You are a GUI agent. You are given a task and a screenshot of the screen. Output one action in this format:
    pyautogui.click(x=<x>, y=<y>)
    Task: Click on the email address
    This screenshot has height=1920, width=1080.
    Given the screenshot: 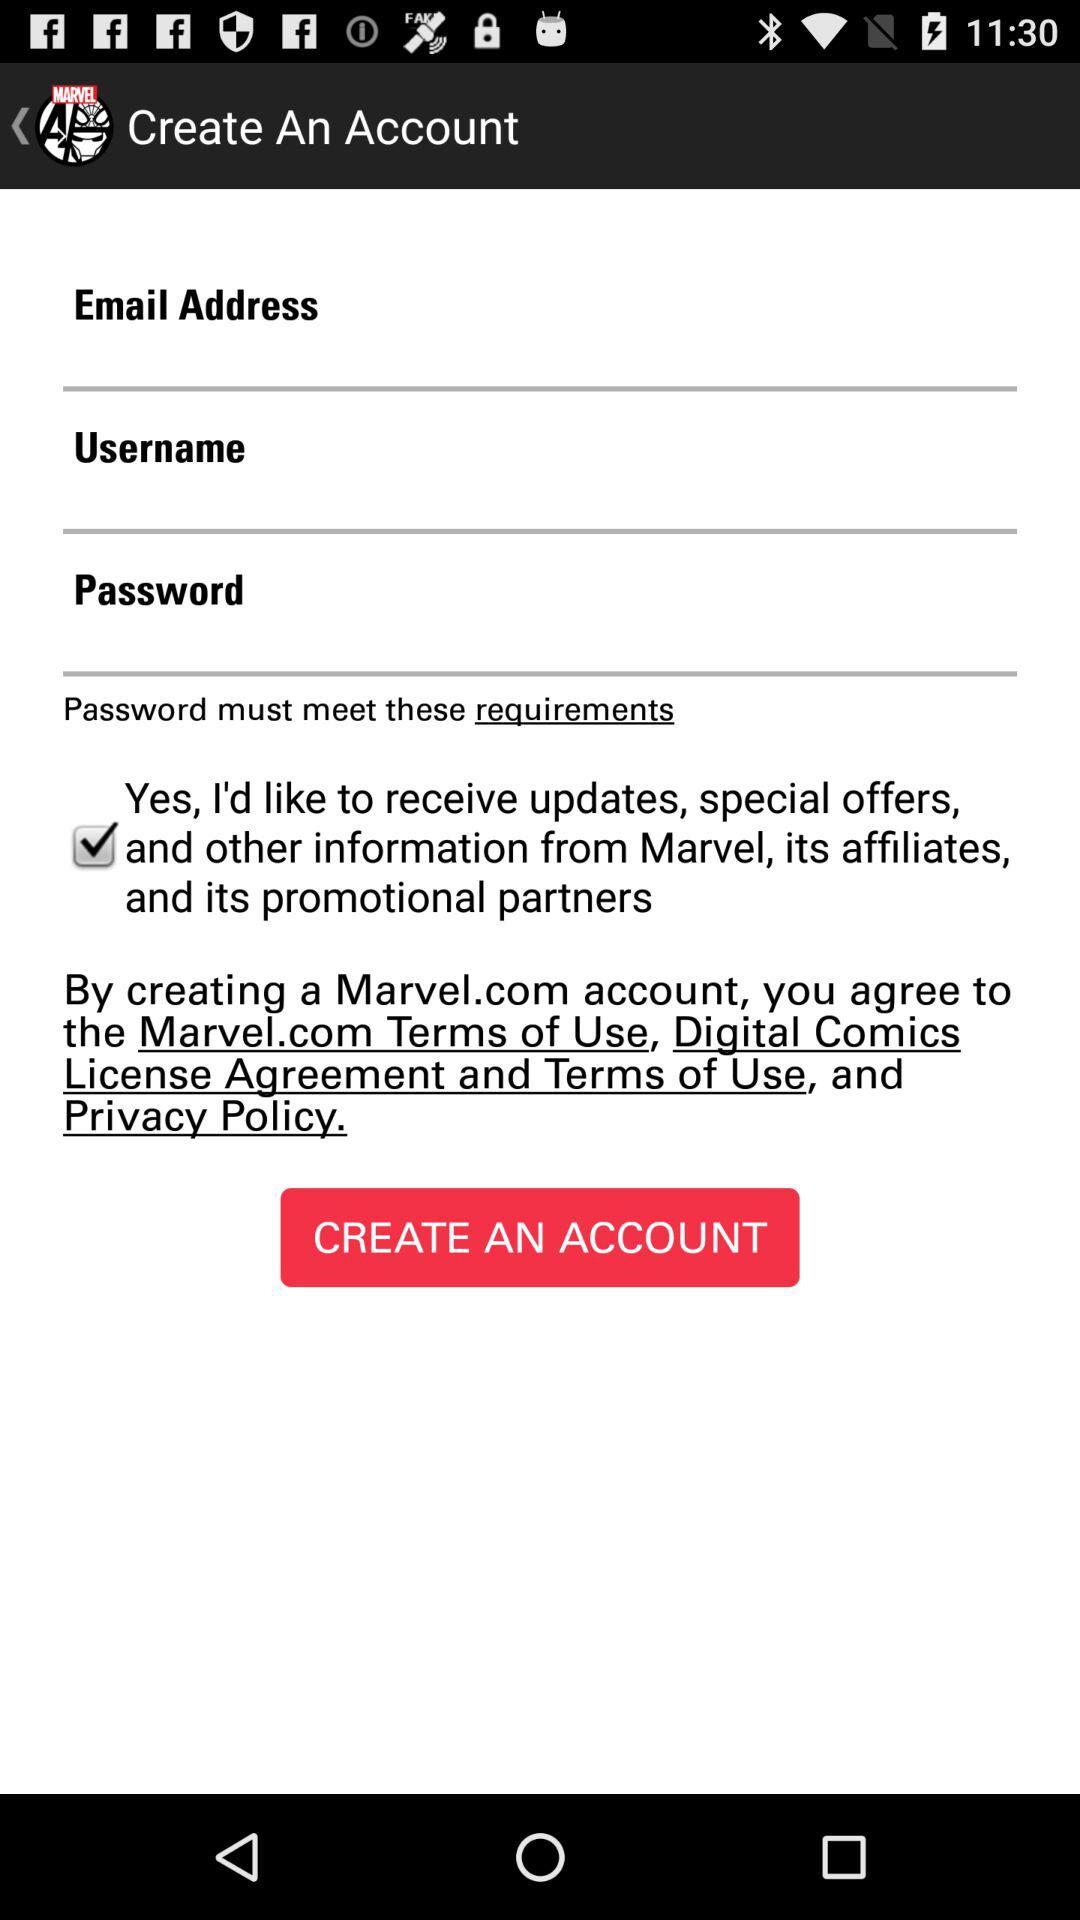 What is the action you would take?
    pyautogui.click(x=540, y=360)
    